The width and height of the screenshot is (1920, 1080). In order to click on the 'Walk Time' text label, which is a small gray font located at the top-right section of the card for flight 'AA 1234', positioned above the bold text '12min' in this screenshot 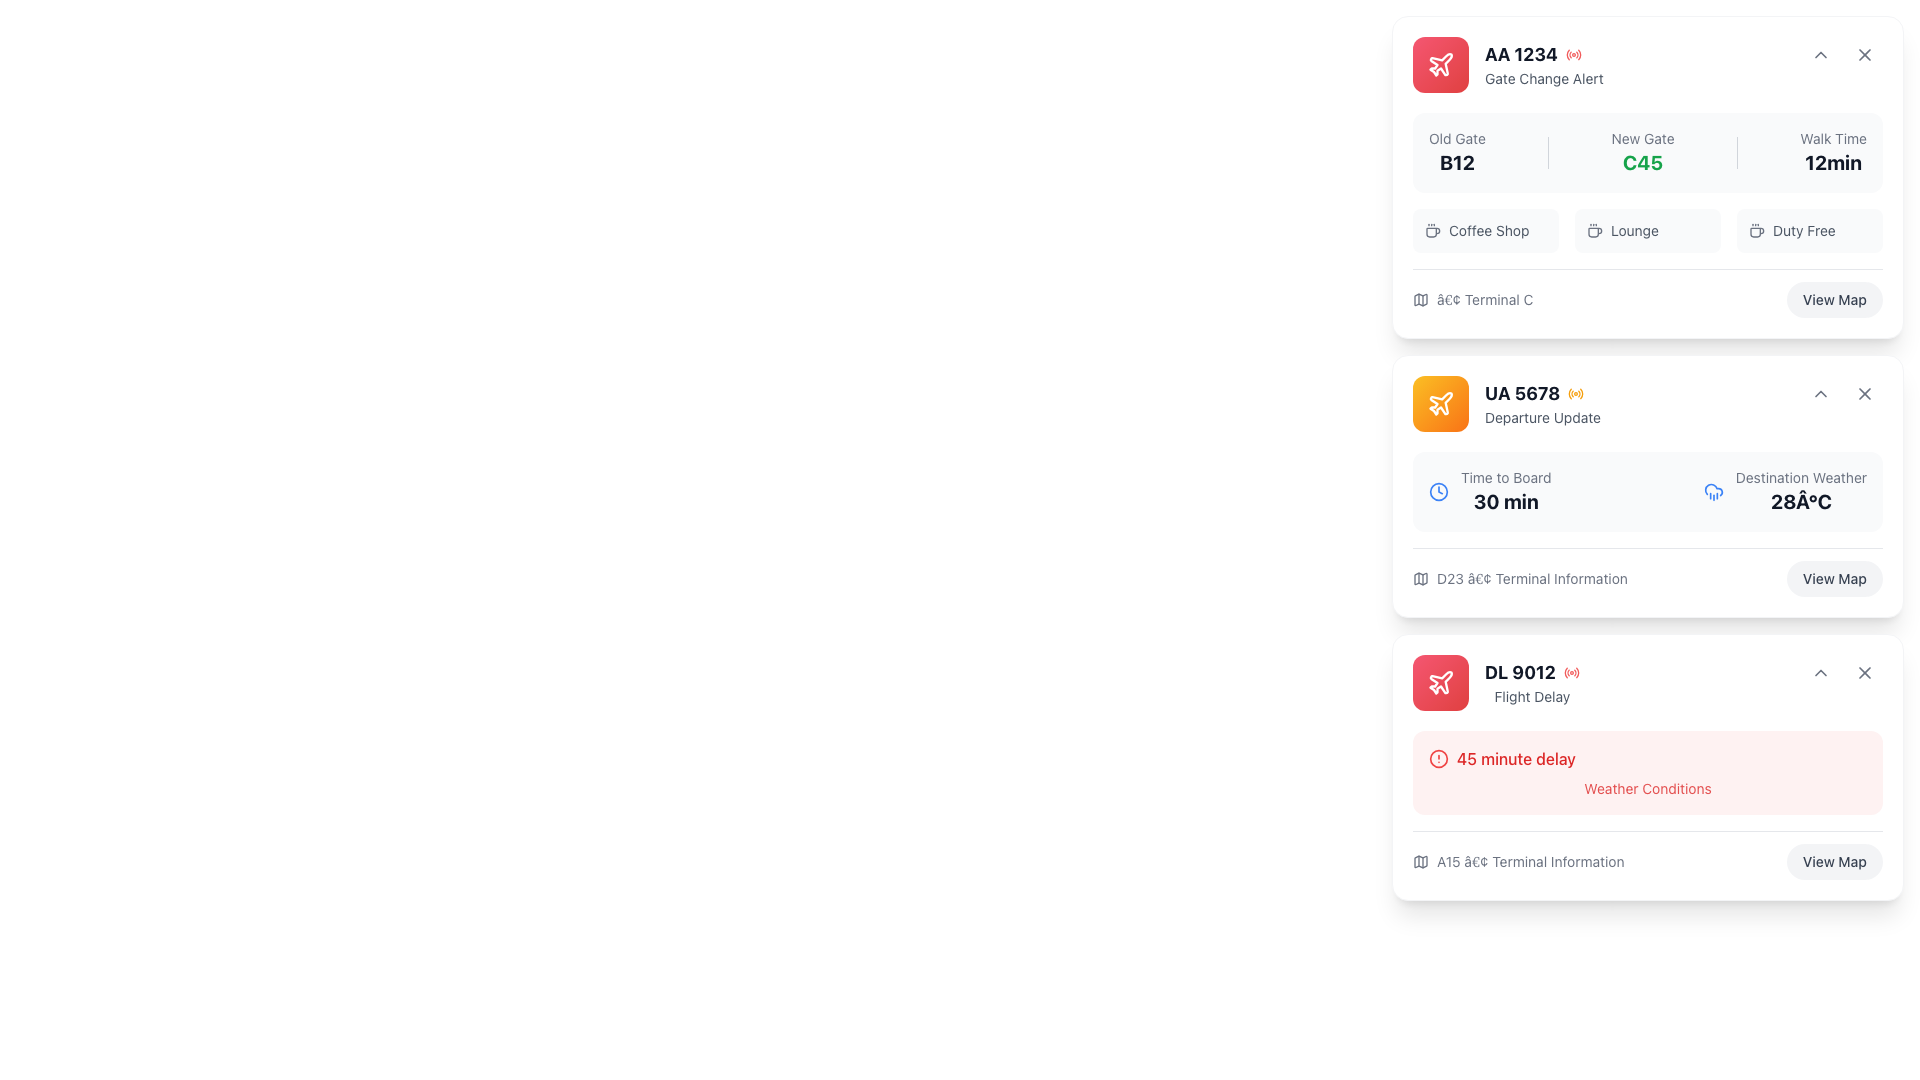, I will do `click(1833, 137)`.